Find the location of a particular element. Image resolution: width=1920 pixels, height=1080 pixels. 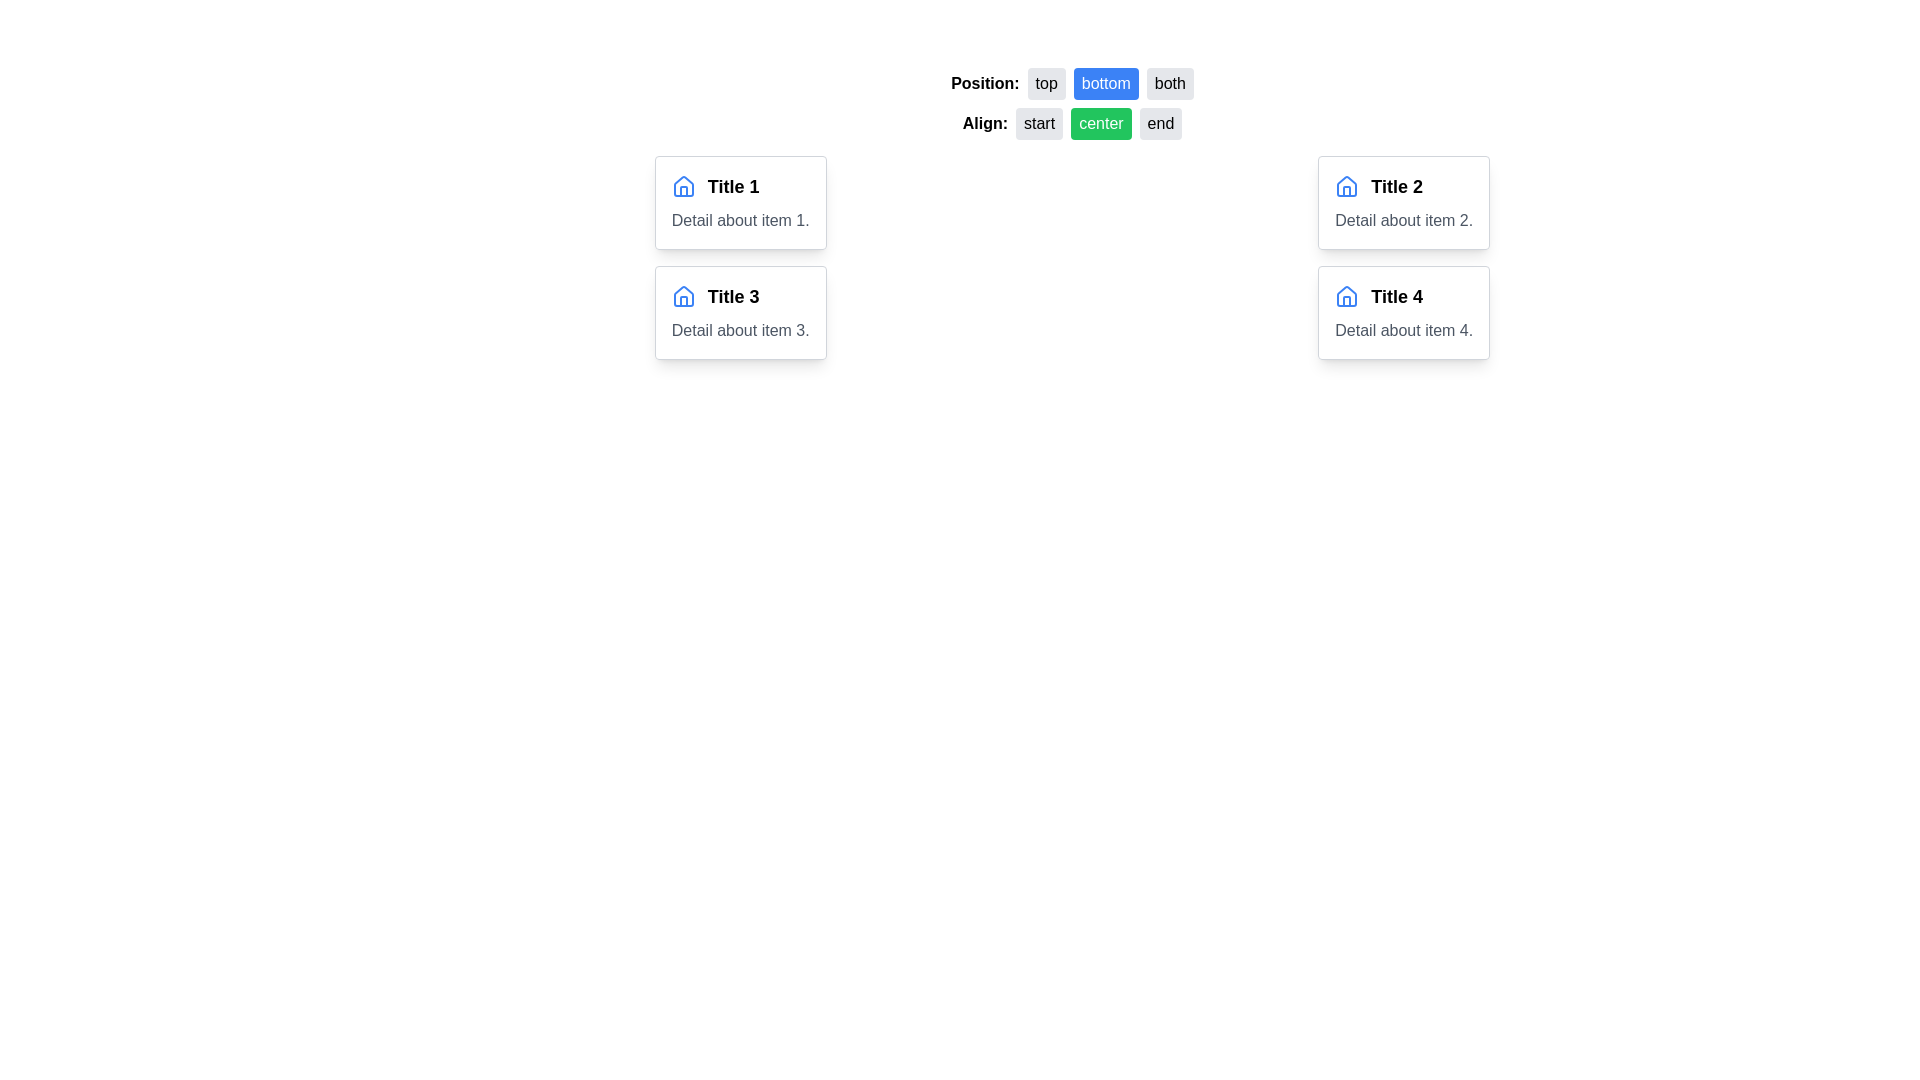

the decorative home icon located within the card labeled 'Title 1', positioned to the left of the text content is located at coordinates (1347, 296).